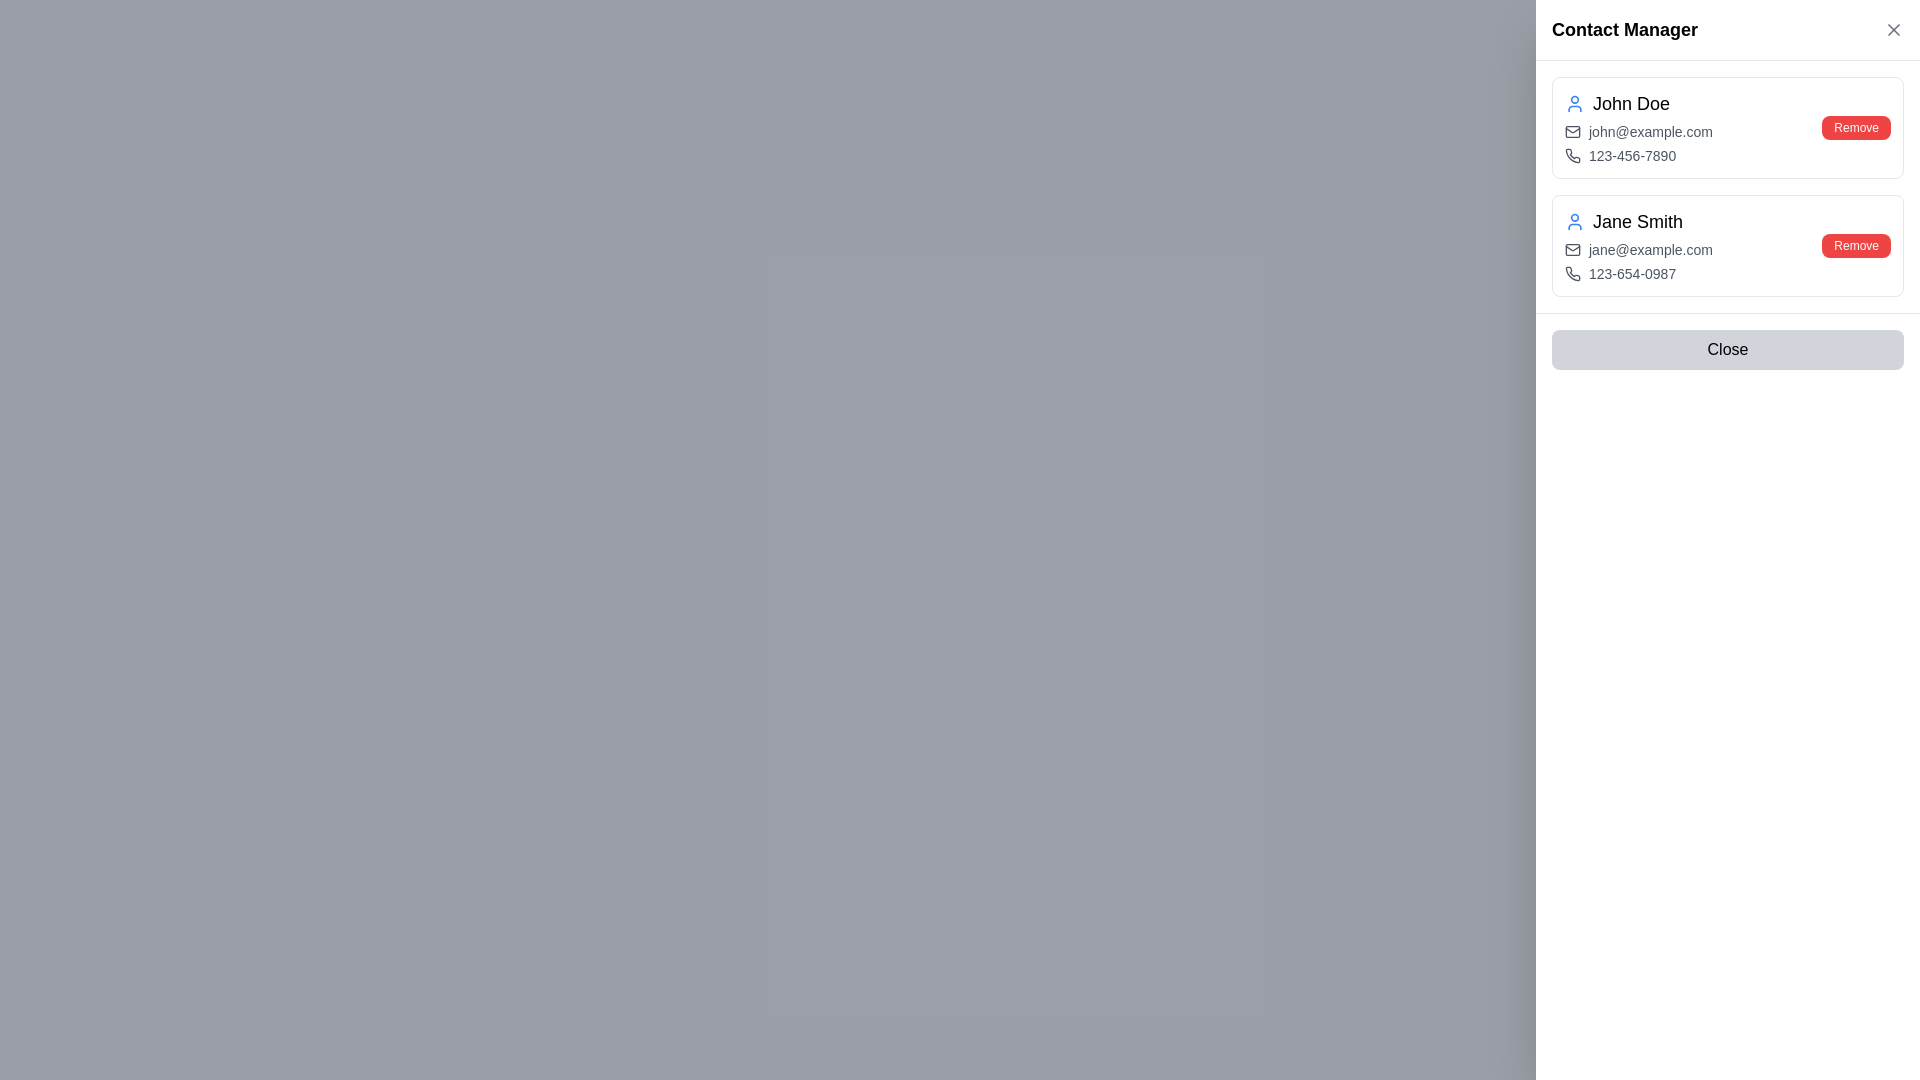 The image size is (1920, 1080). What do you see at coordinates (1893, 30) in the screenshot?
I see `the close button icon located in the top-right corner of the 'Contact Manager' modal` at bounding box center [1893, 30].